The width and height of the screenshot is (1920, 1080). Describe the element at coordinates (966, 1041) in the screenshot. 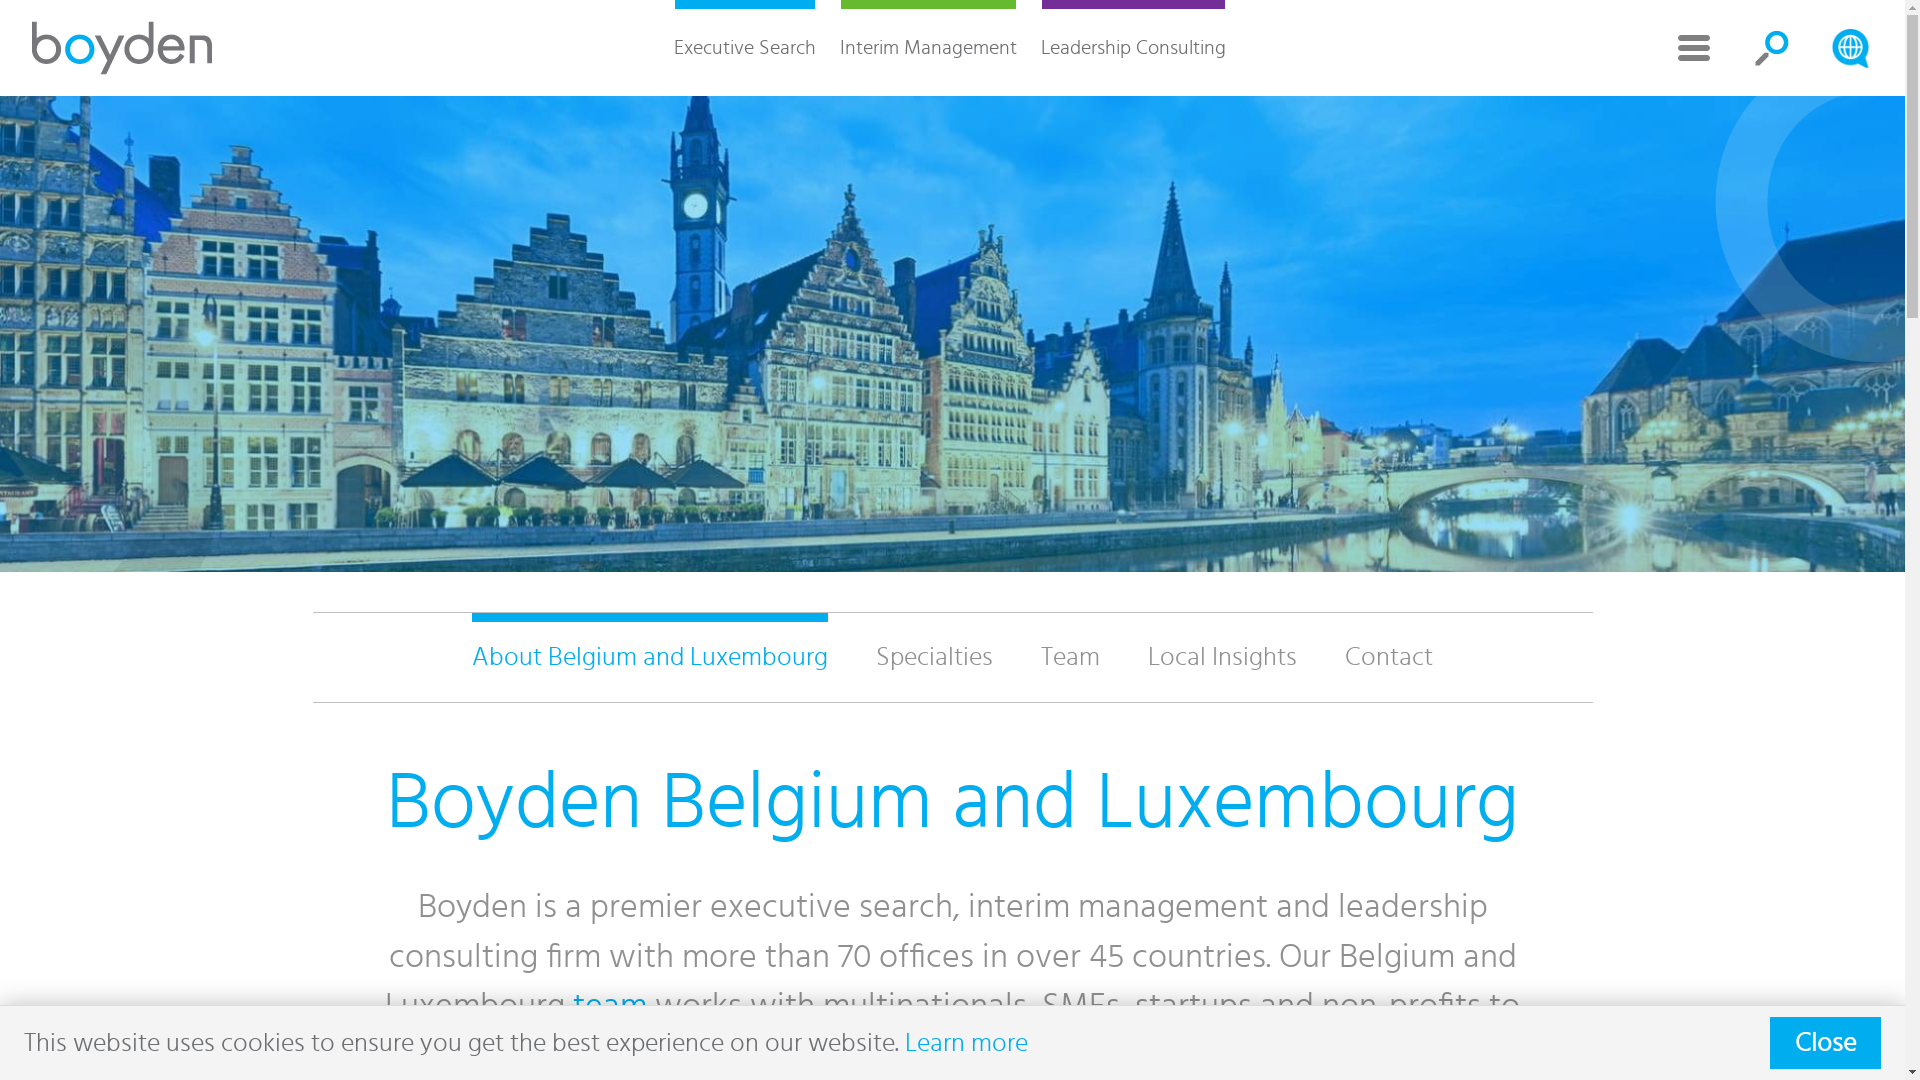

I see `'Learn more'` at that location.